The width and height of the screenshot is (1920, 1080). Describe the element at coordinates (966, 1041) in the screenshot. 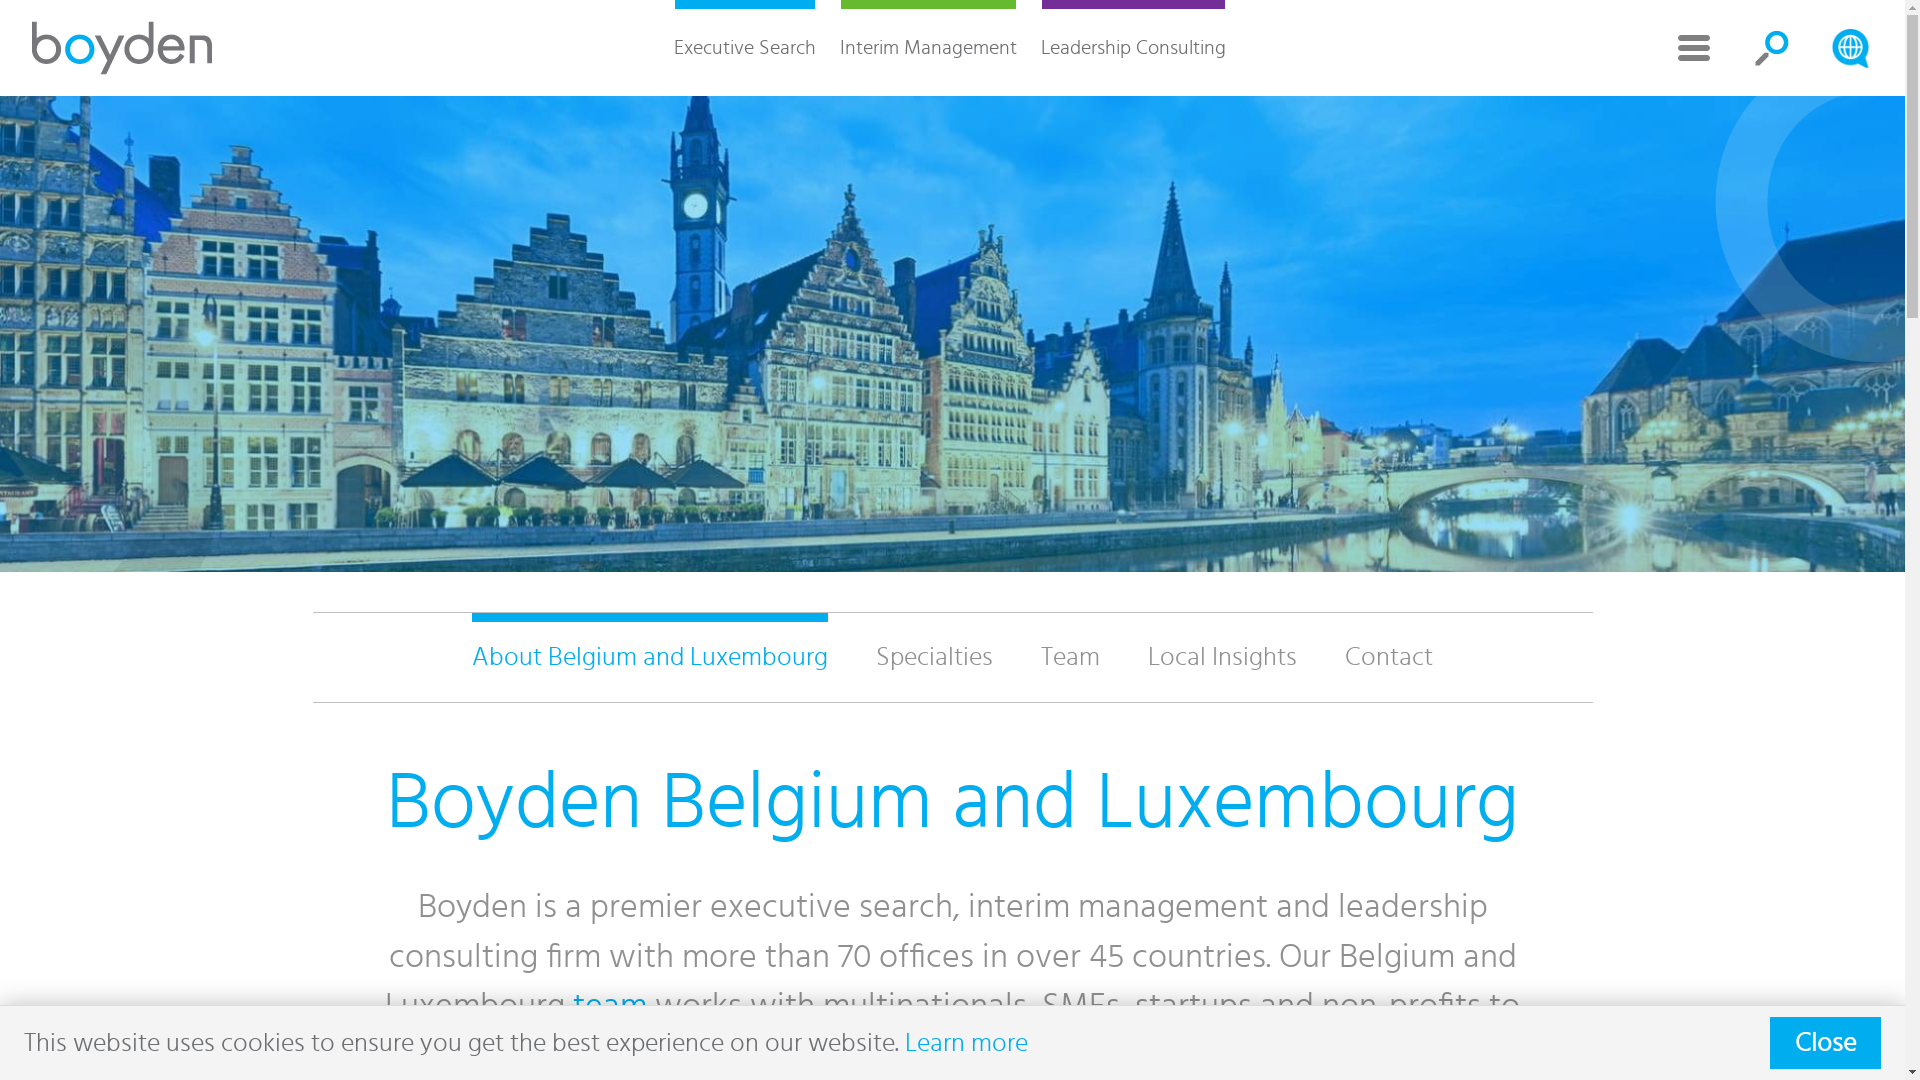

I see `'Learn more'` at that location.